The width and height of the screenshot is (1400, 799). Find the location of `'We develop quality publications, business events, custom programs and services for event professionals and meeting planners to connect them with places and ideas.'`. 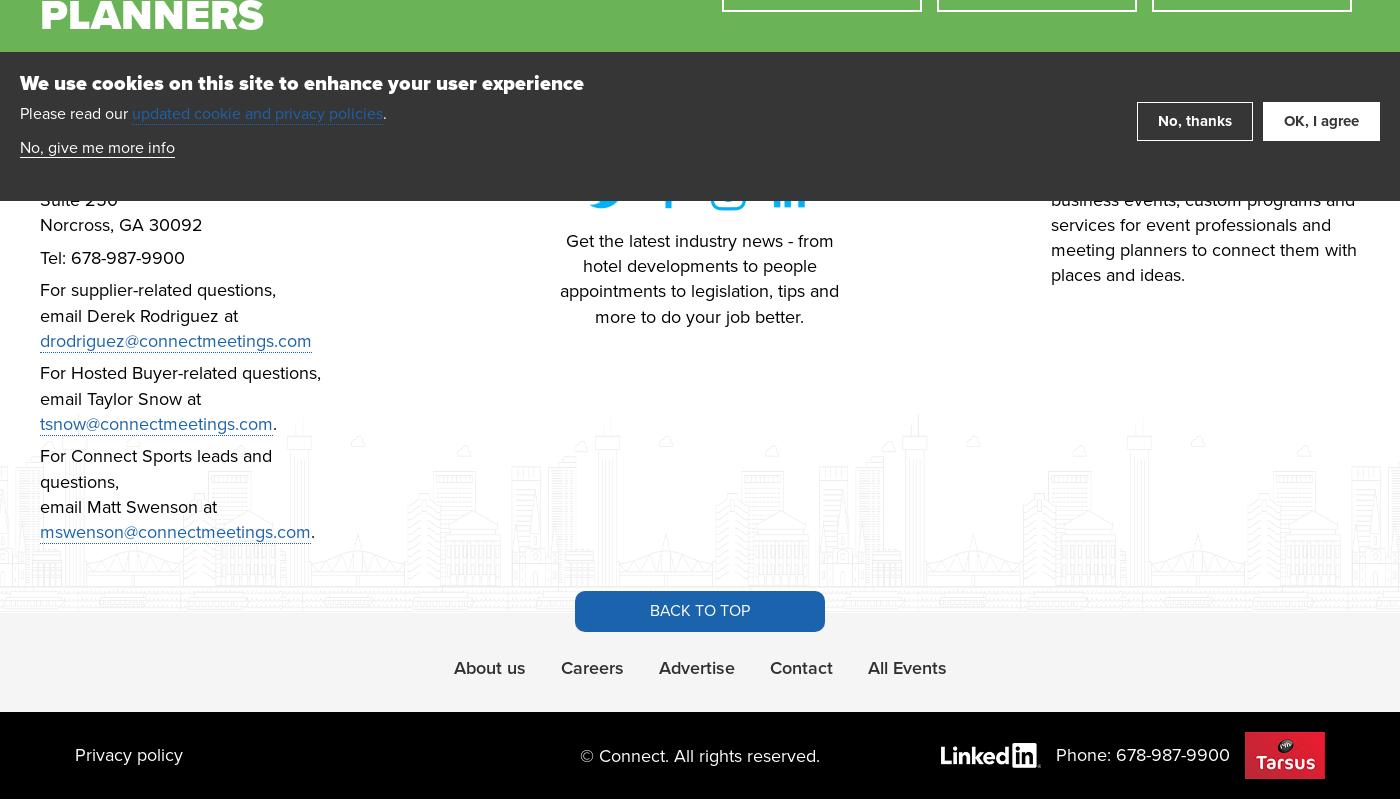

'We develop quality publications, business events, custom programs and services for event professionals and meeting planners to connect them with places and ideas.' is located at coordinates (1203, 223).